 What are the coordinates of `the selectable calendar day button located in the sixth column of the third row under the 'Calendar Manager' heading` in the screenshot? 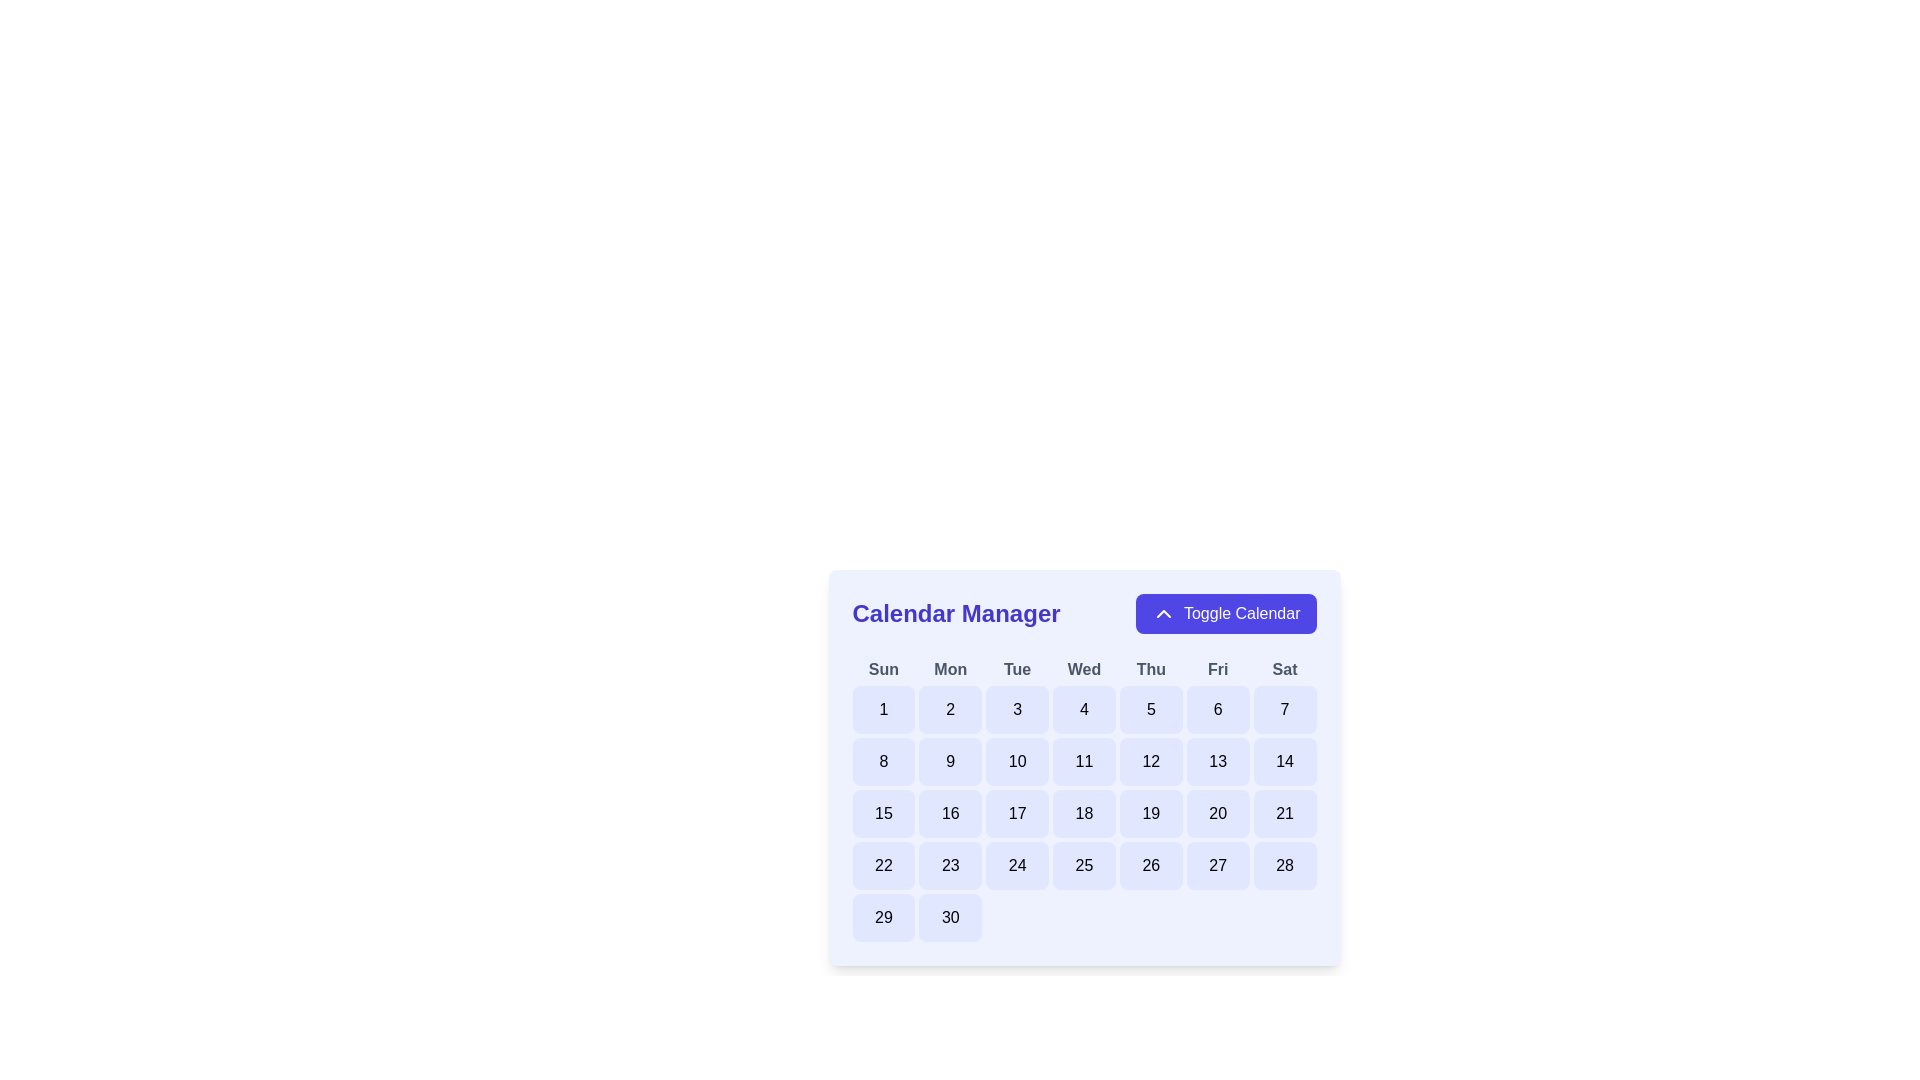 It's located at (1217, 762).